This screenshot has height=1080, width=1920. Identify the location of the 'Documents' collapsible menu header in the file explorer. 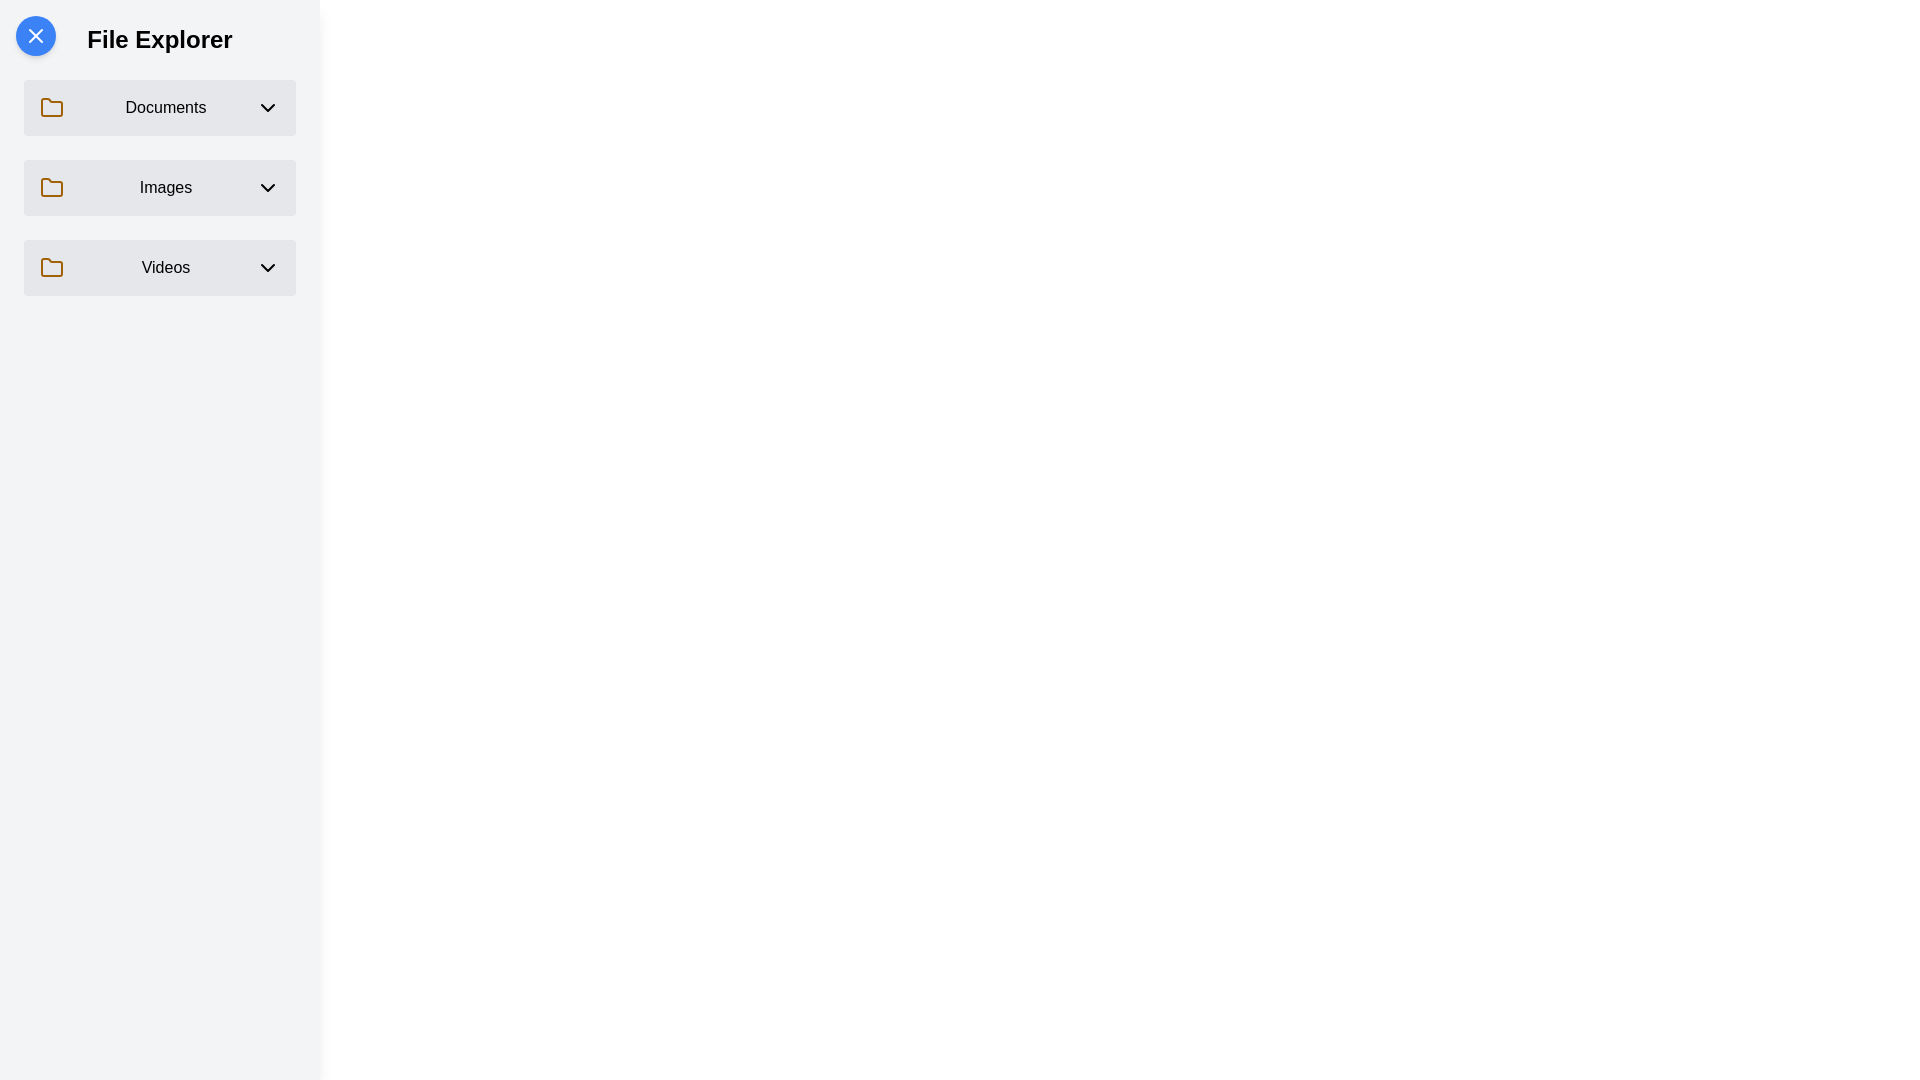
(158, 108).